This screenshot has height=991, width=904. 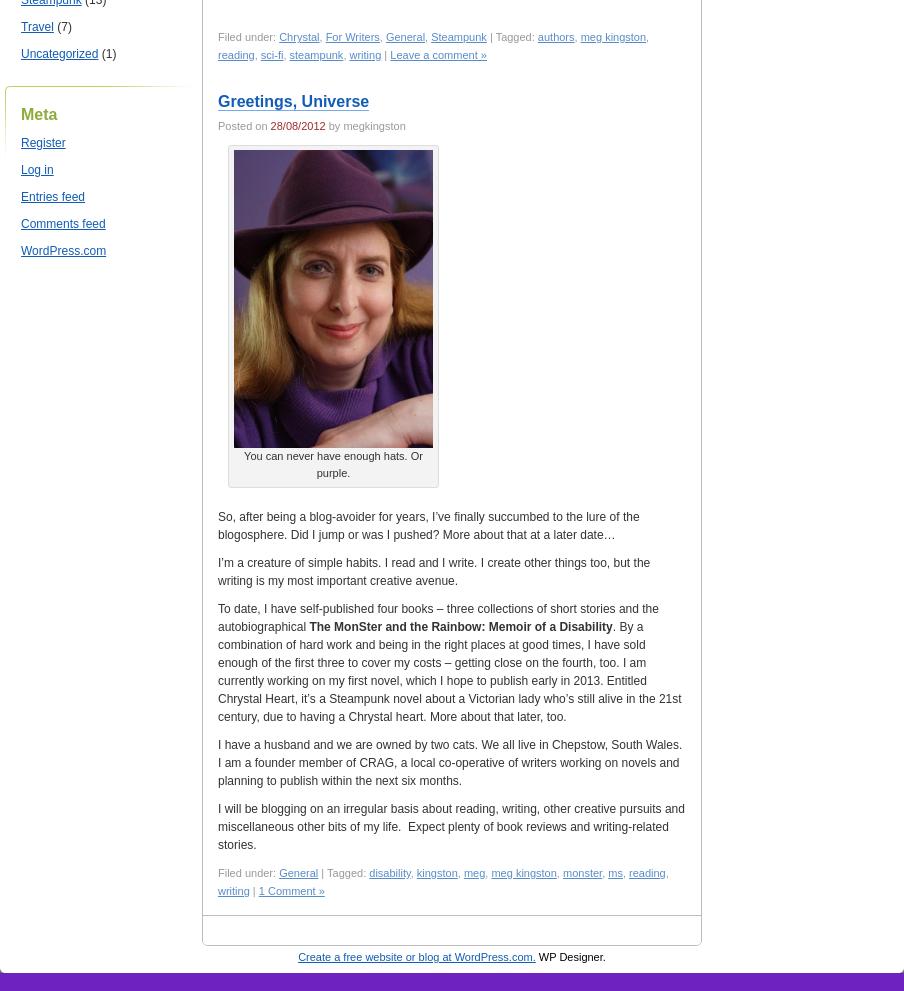 What do you see at coordinates (436, 872) in the screenshot?
I see `'kingston'` at bounding box center [436, 872].